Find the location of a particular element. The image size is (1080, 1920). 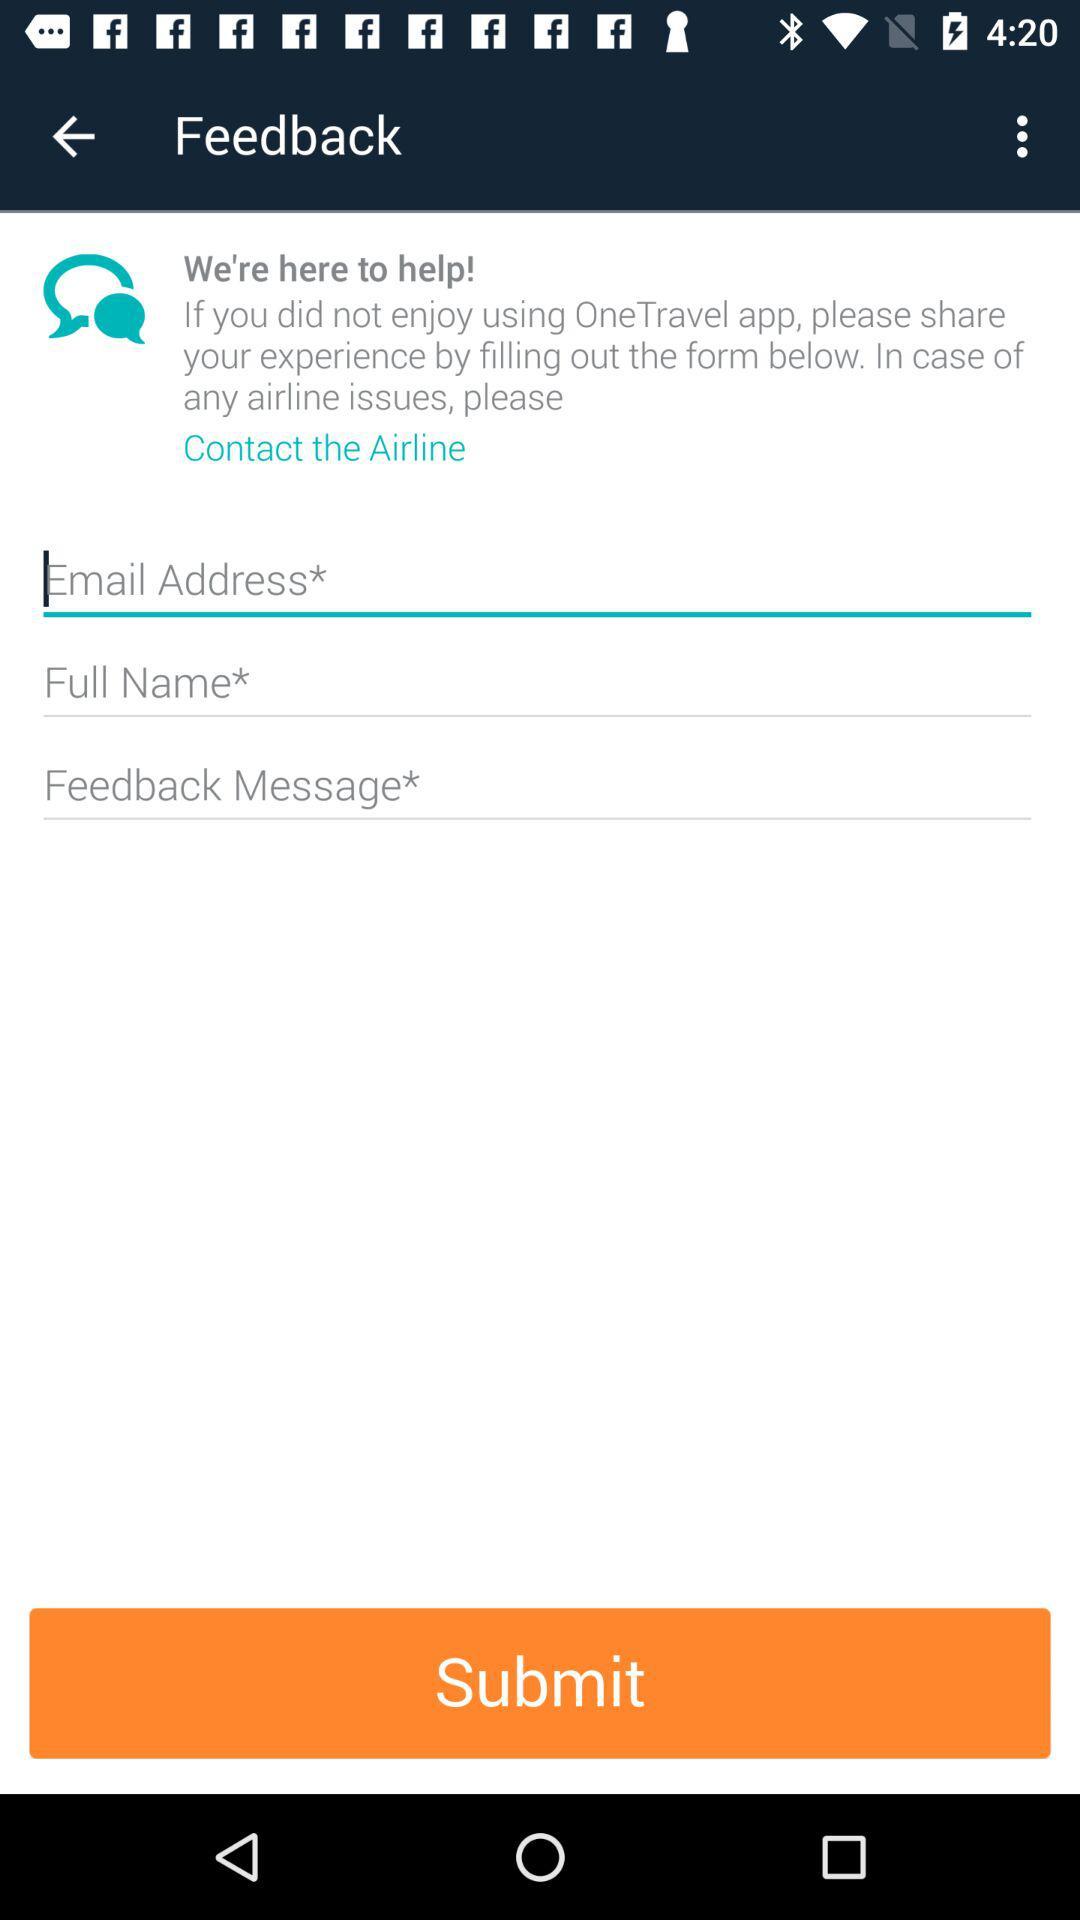

feedback message is located at coordinates (536, 792).